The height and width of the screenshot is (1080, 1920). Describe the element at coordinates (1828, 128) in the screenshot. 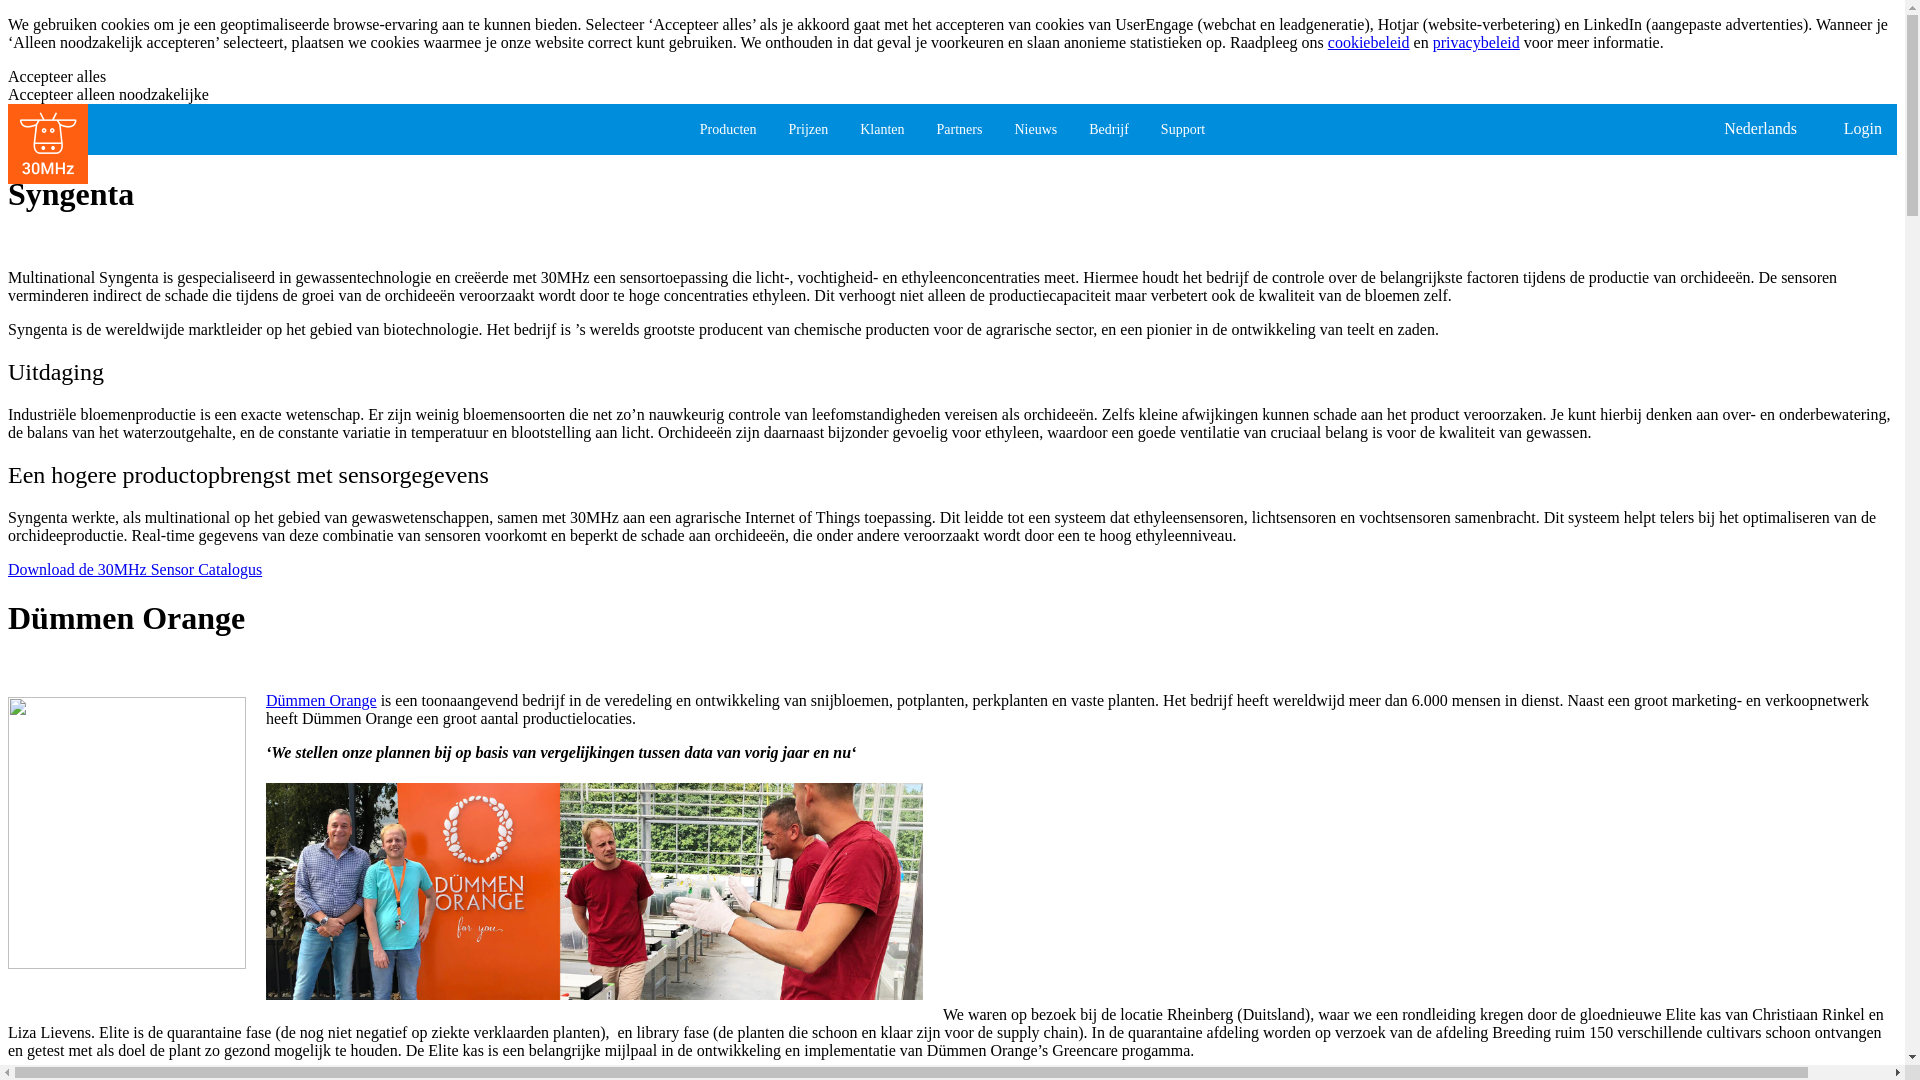

I see `'Login'` at that location.